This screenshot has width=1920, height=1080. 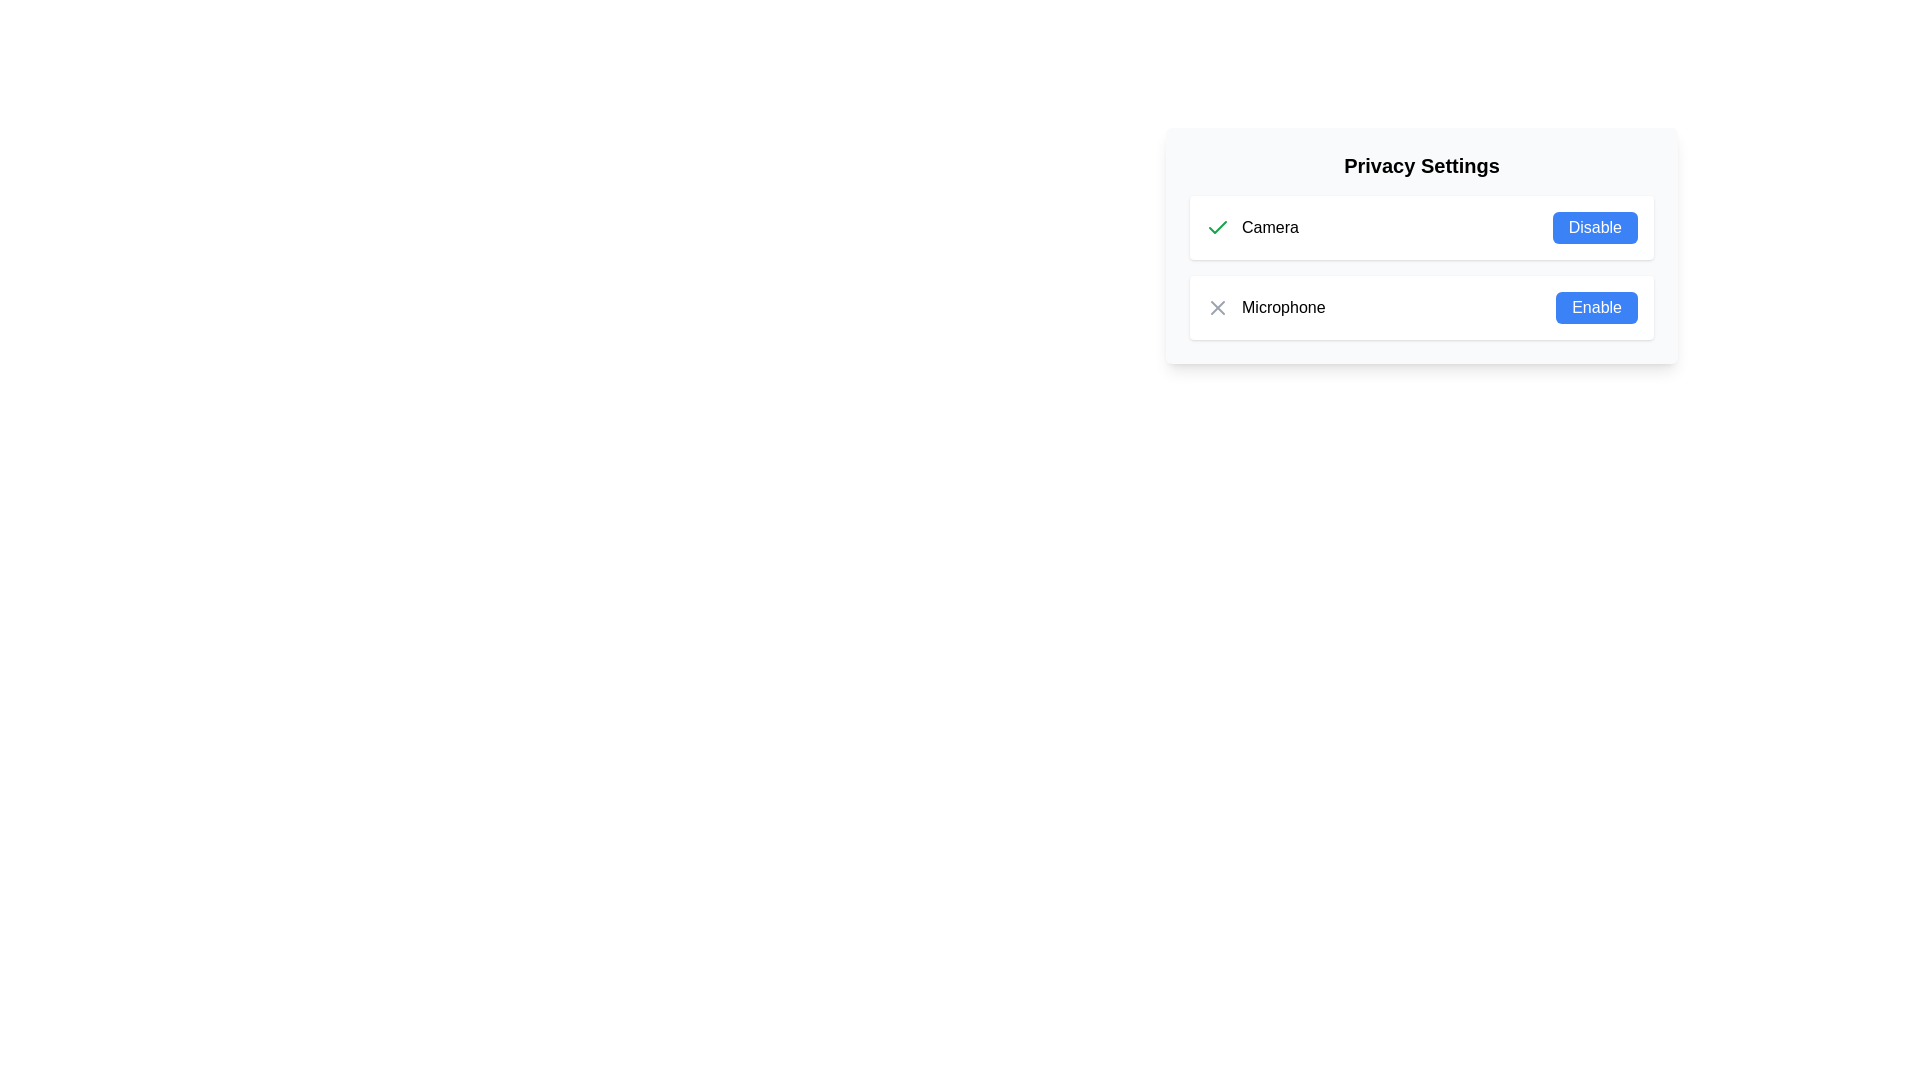 What do you see at coordinates (1251, 226) in the screenshot?
I see `the Static label with a green check icon and the text 'Camera' located within the top row of the 'Privacy Settings' card, which is positioned to the left of the blue 'Disable' button` at bounding box center [1251, 226].